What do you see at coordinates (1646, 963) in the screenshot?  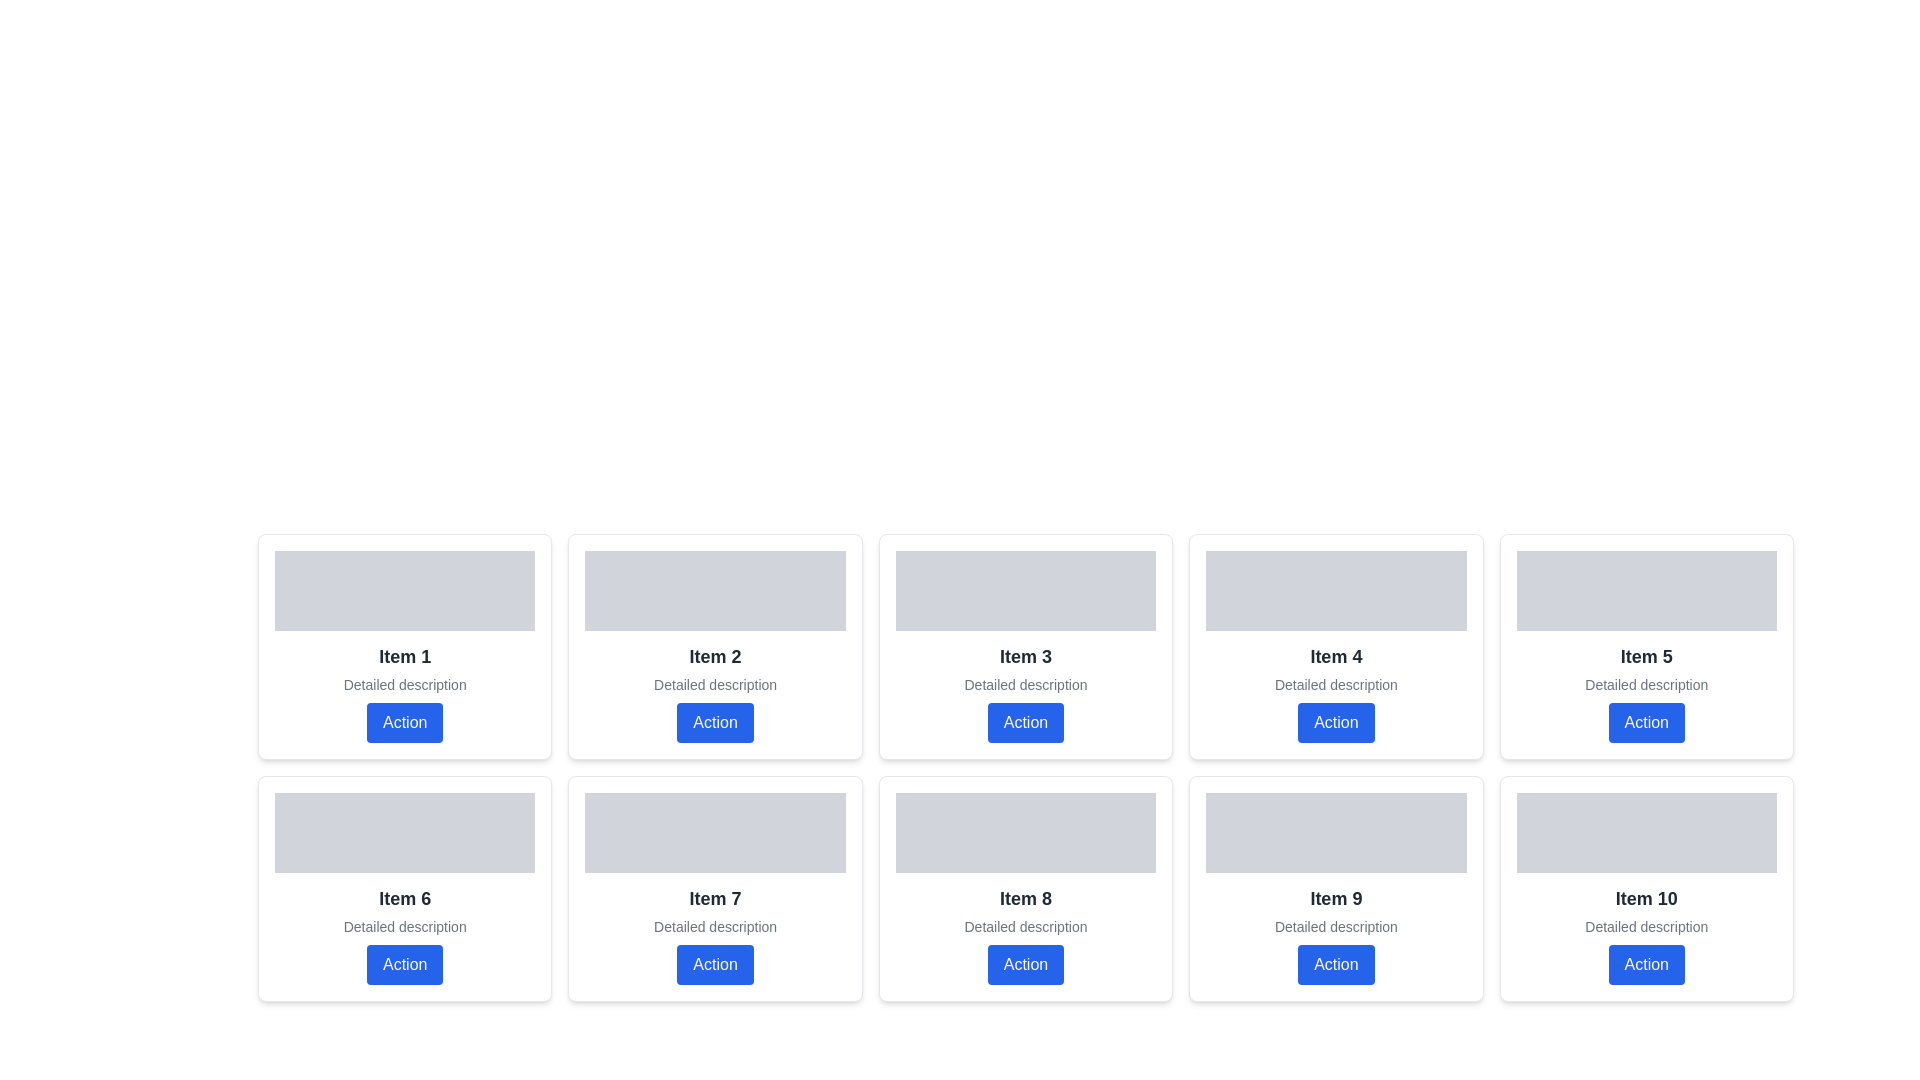 I see `the rectangular button with a blue background and white text labeled 'Action' located within the 'Item 10' card, below the 'Detailed description.'` at bounding box center [1646, 963].